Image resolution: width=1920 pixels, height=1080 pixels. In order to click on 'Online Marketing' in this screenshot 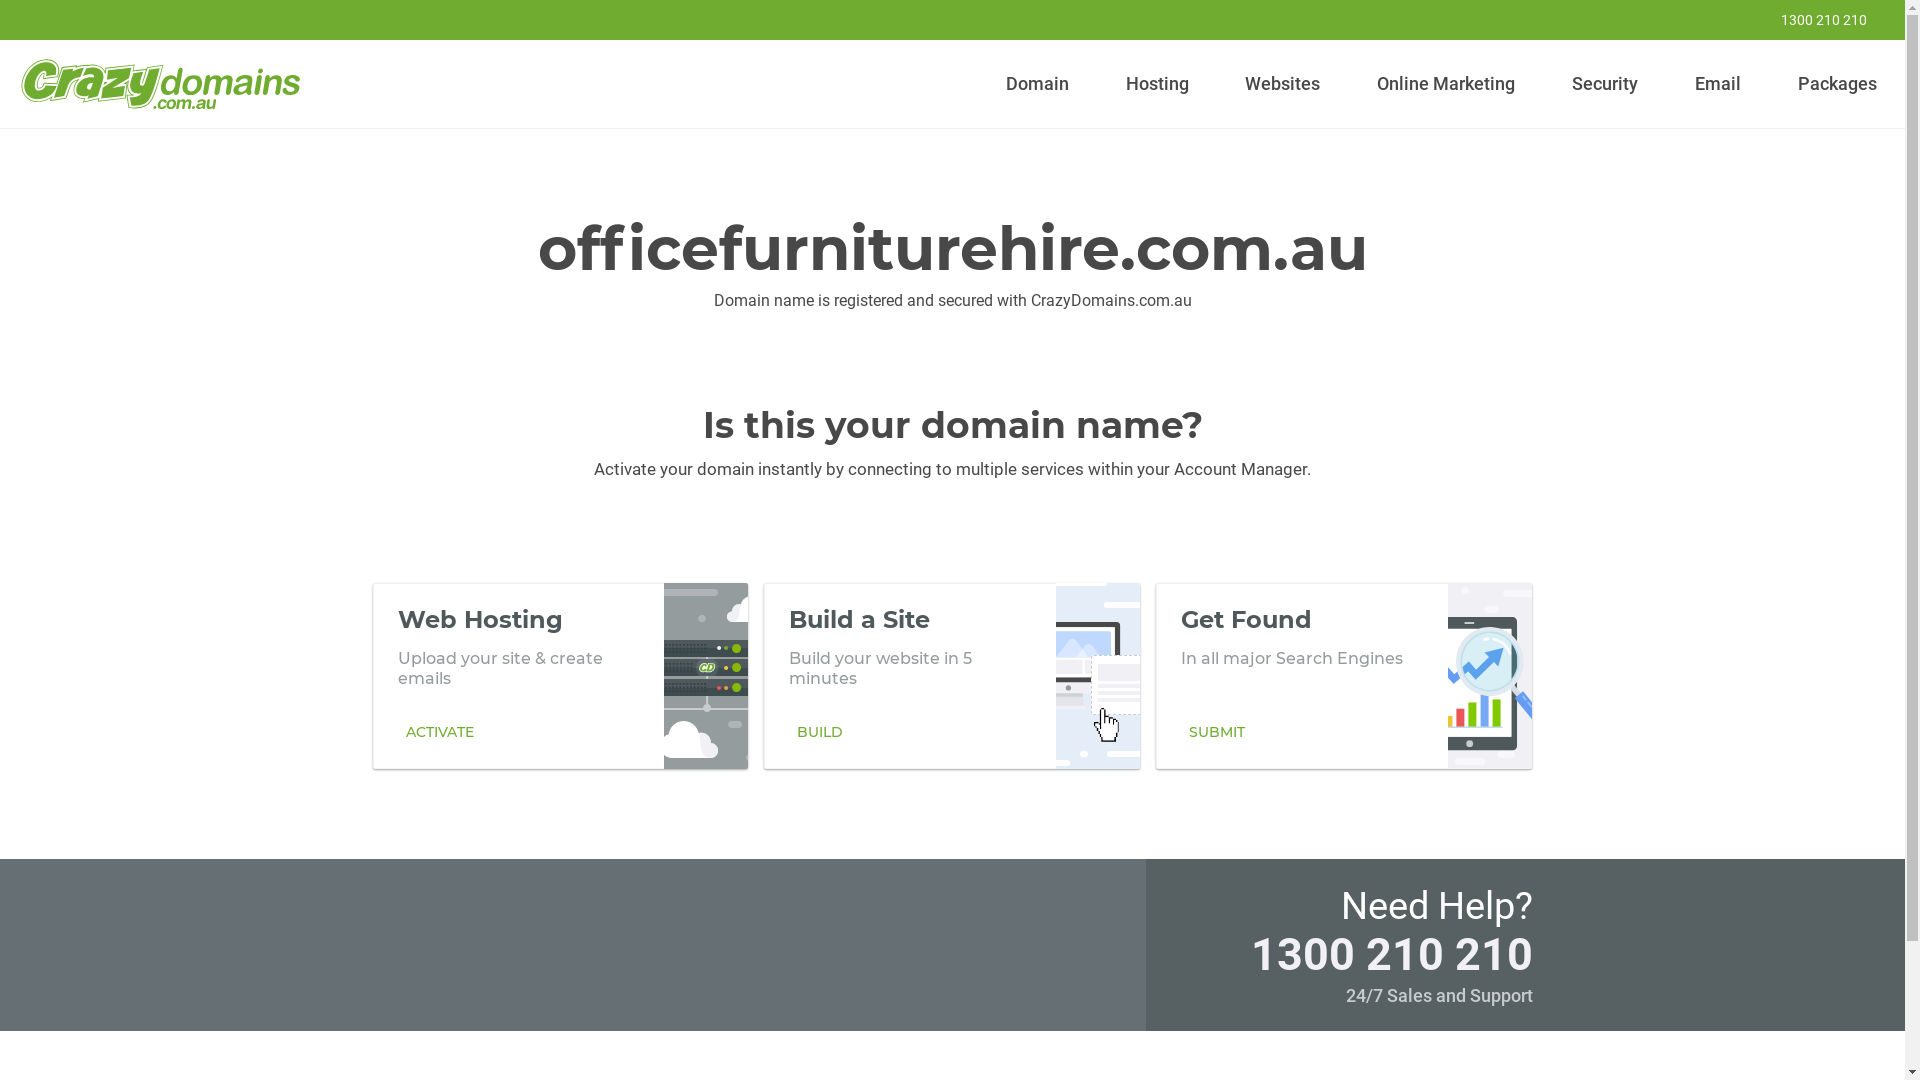, I will do `click(1367, 83)`.